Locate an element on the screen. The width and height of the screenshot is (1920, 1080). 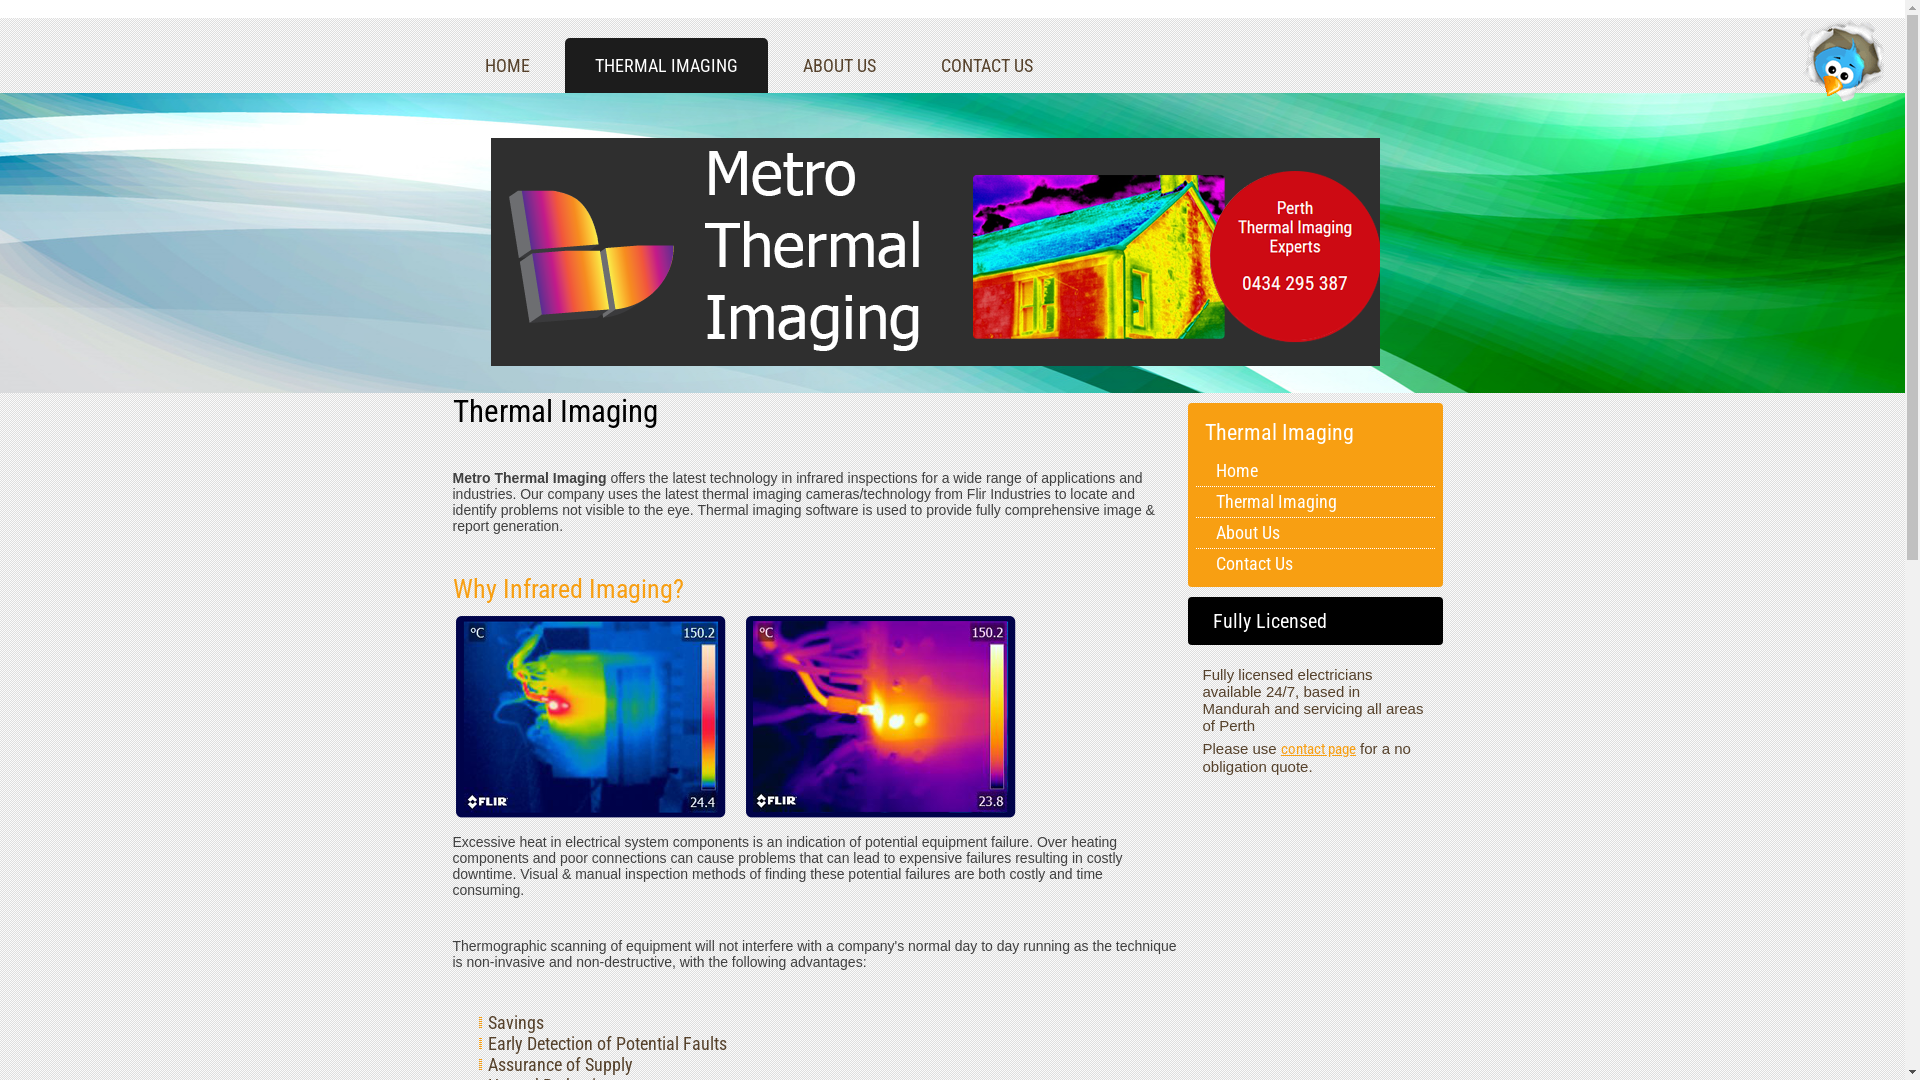
'ABOUT US' is located at coordinates (838, 64).